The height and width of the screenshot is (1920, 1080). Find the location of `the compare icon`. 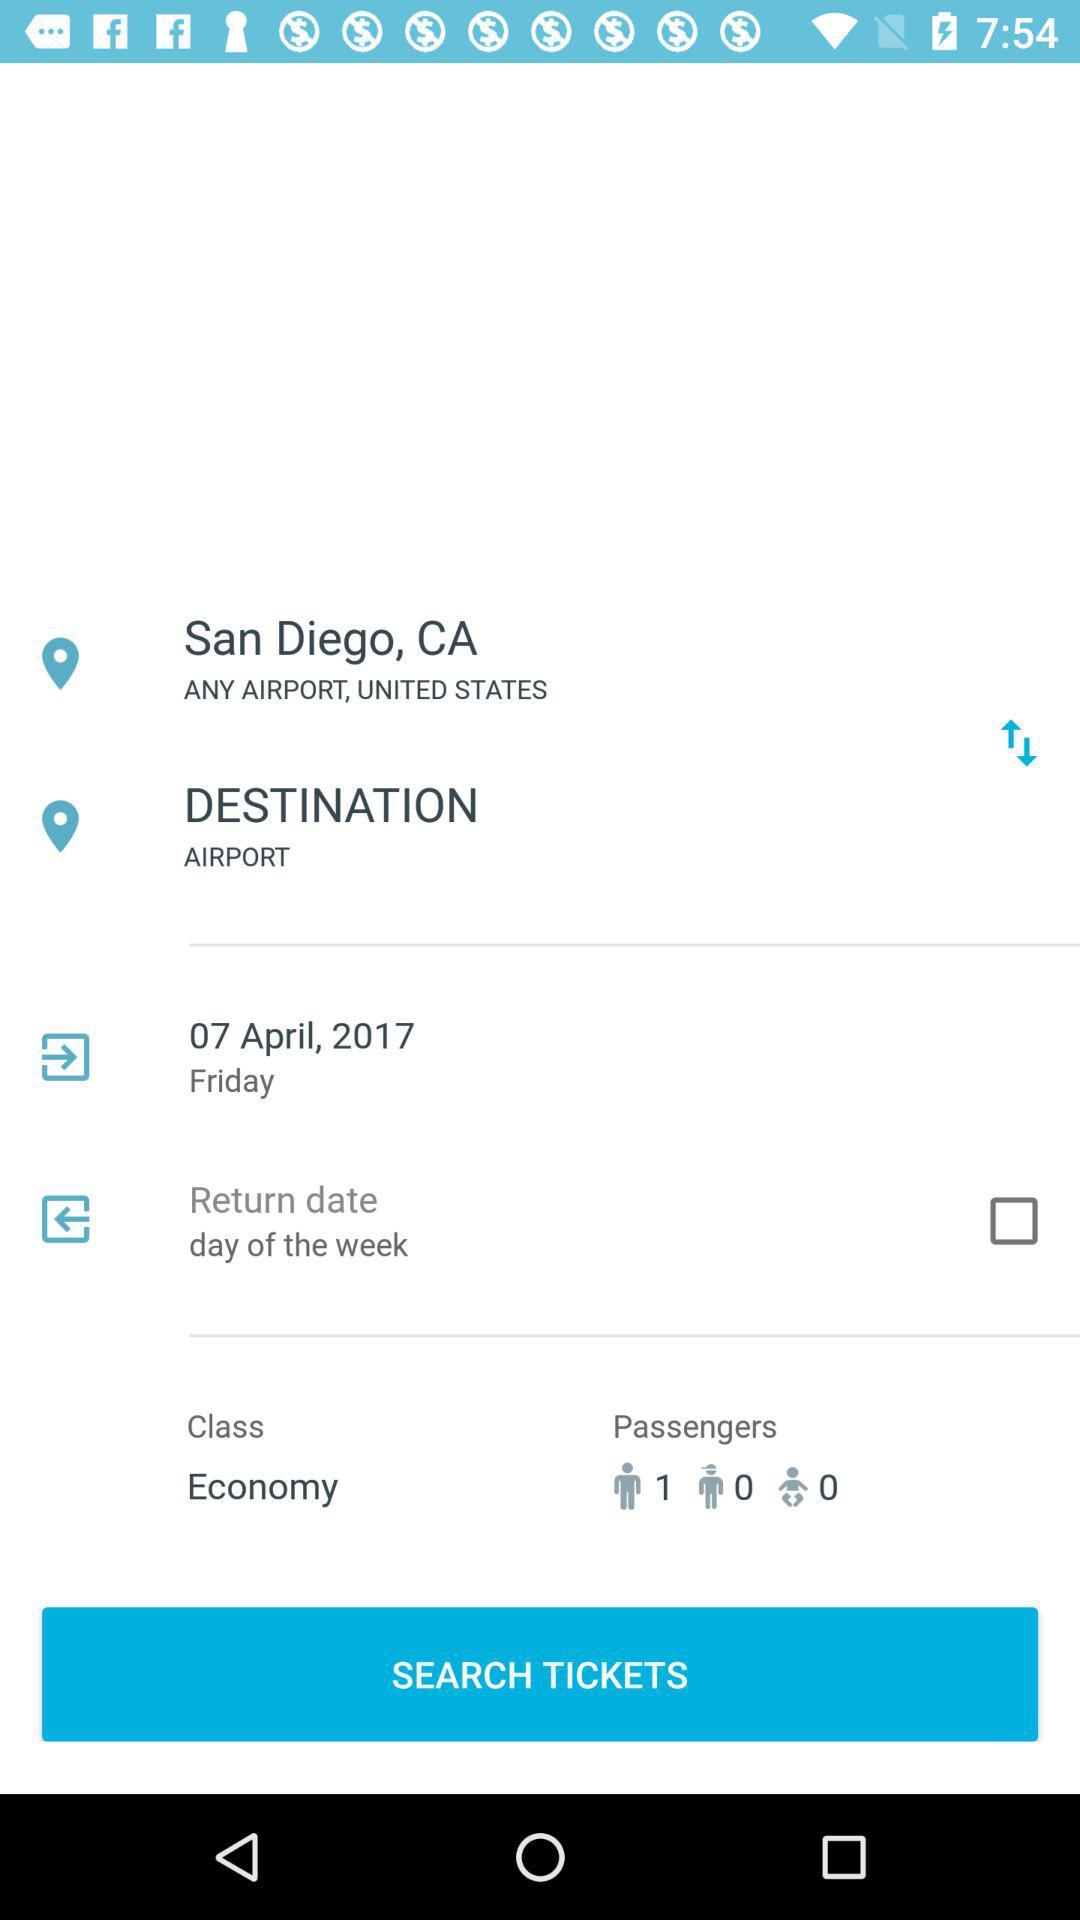

the compare icon is located at coordinates (1018, 741).